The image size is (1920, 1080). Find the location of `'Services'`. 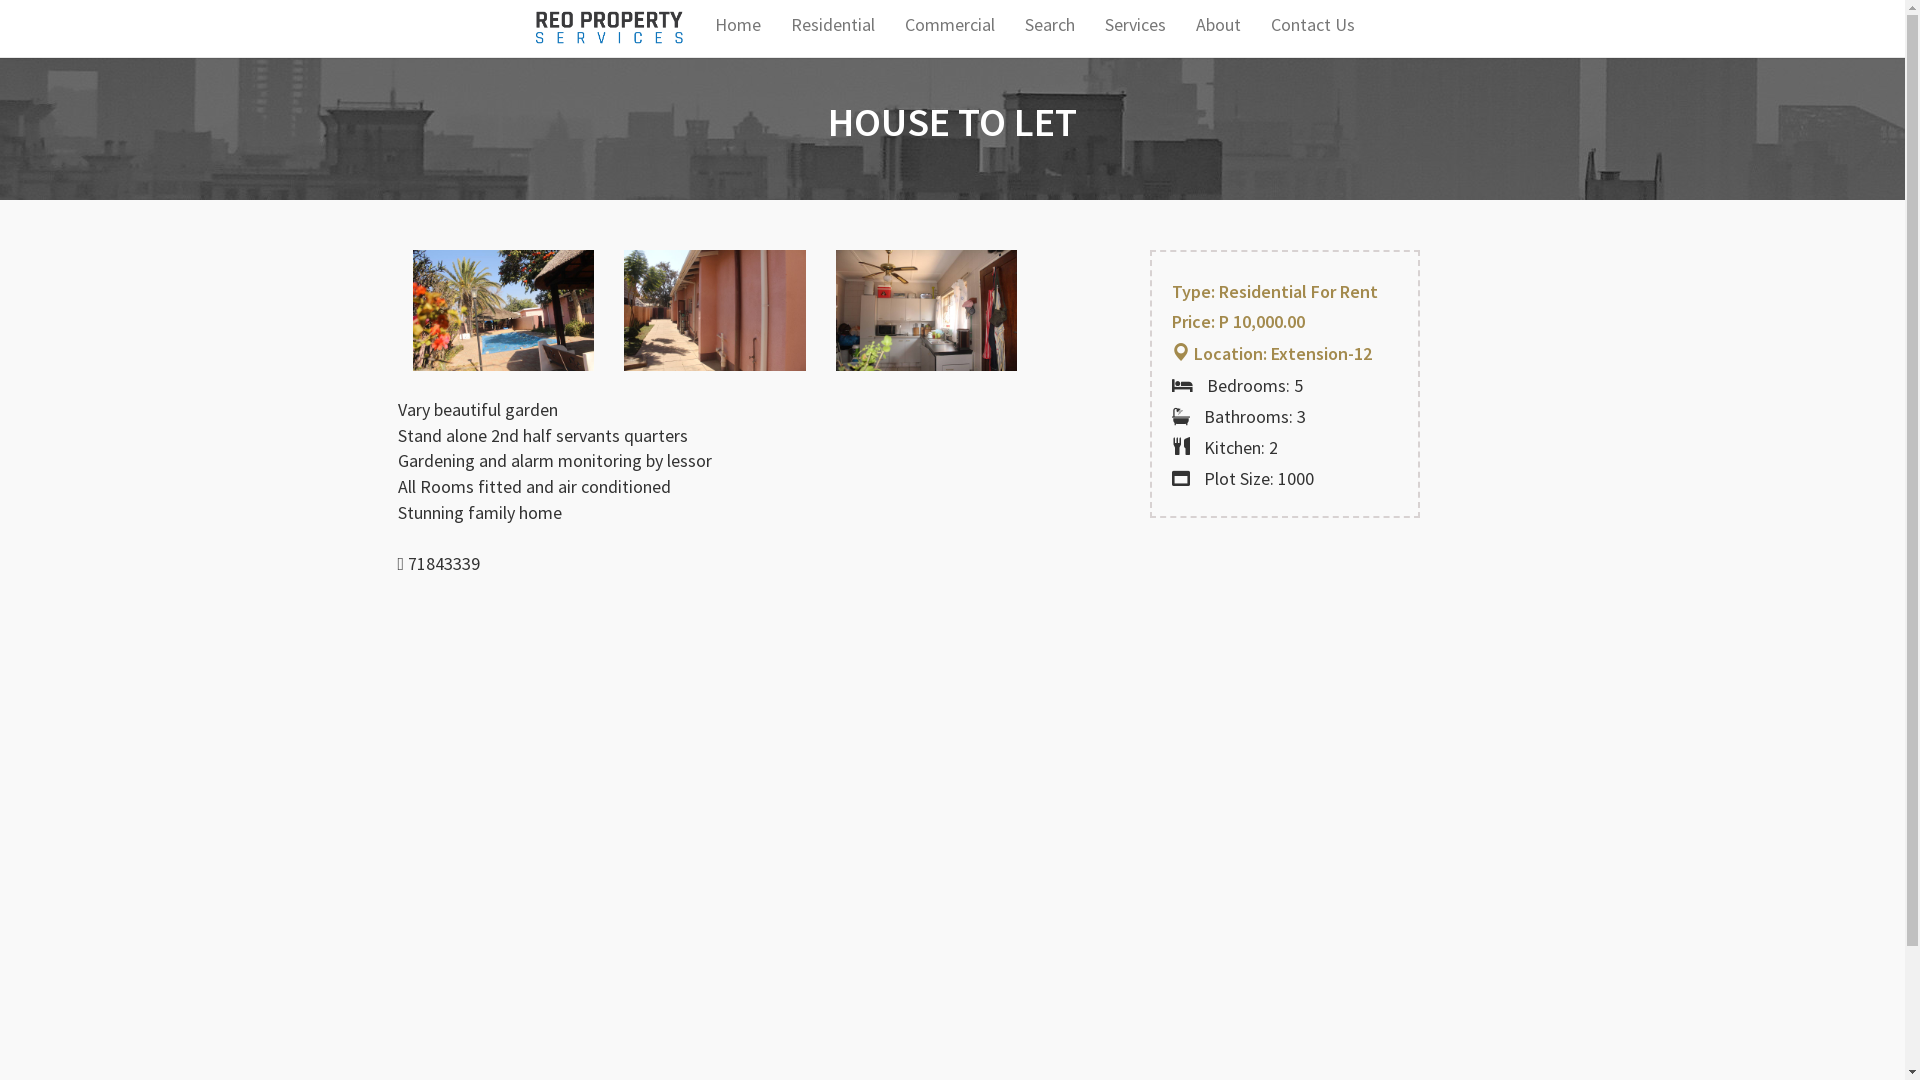

'Services' is located at coordinates (1135, 24).